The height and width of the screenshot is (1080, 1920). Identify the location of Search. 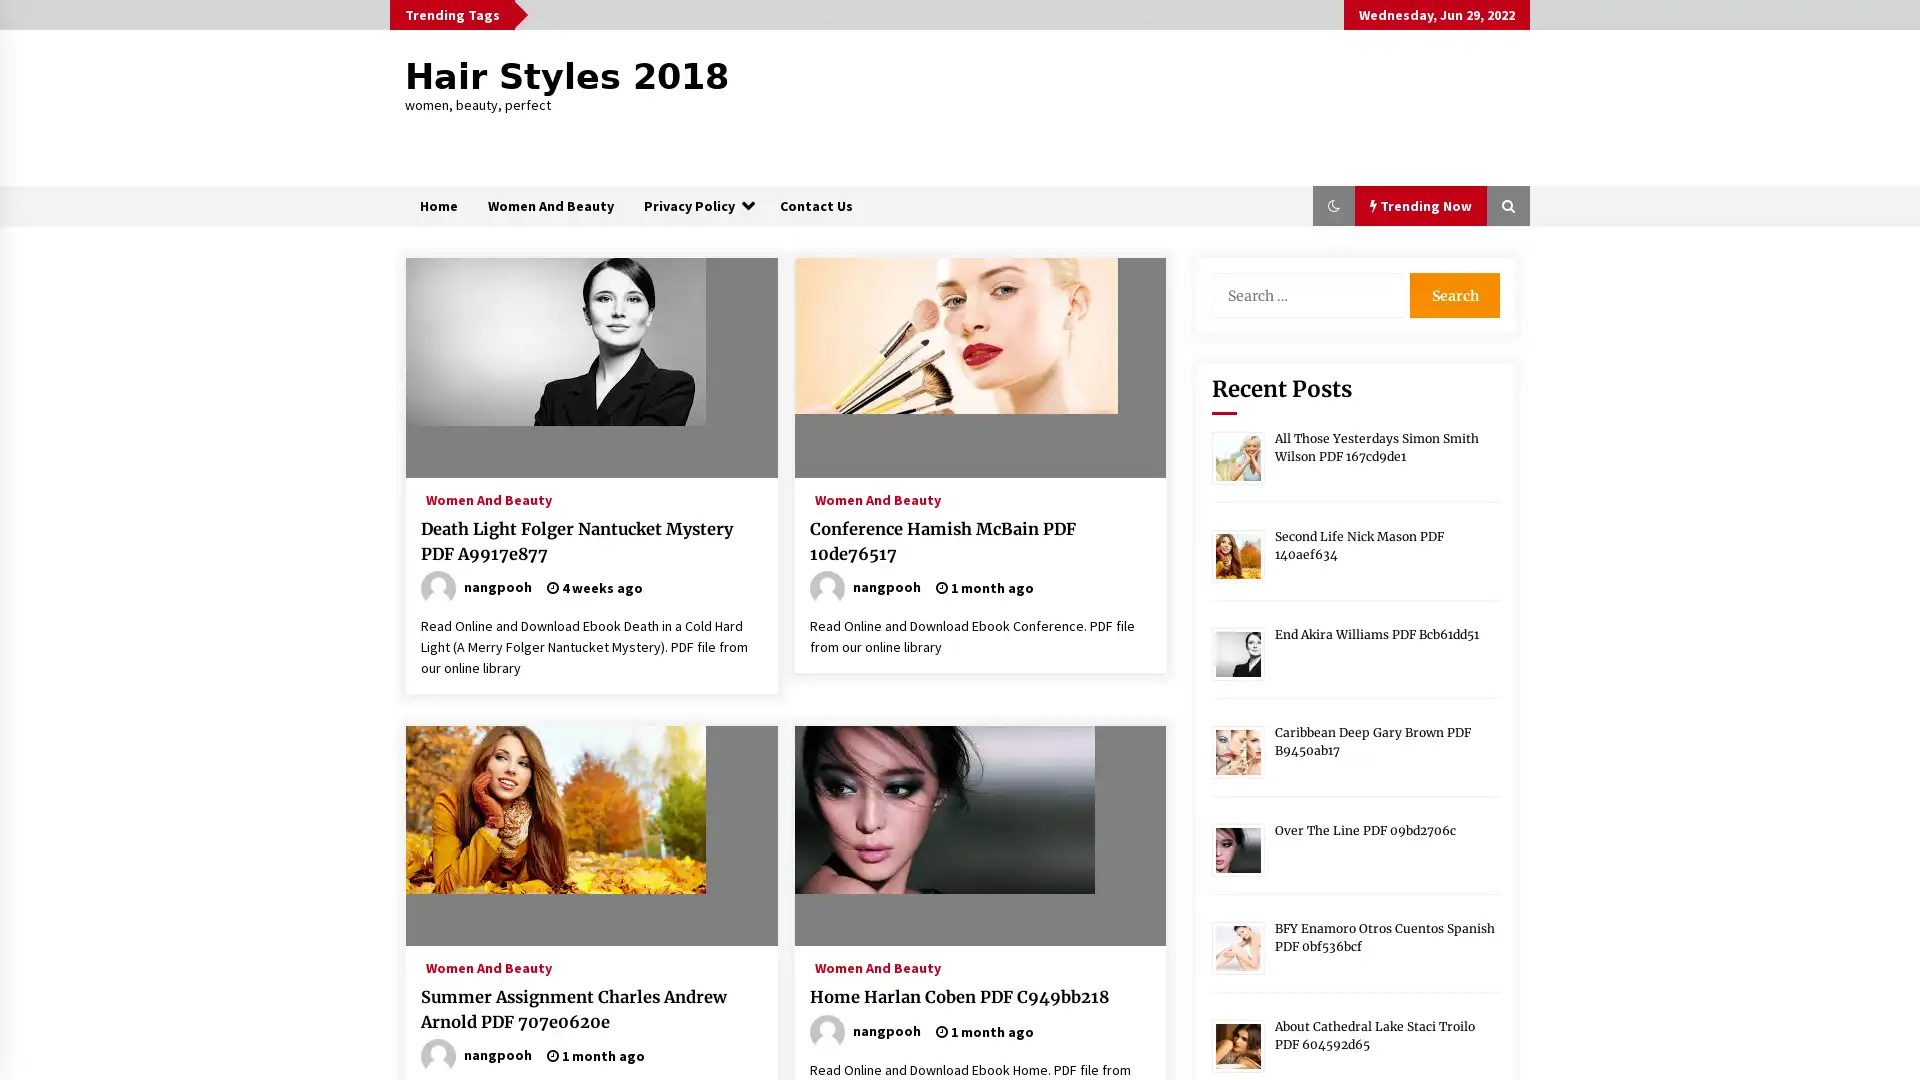
(1454, 295).